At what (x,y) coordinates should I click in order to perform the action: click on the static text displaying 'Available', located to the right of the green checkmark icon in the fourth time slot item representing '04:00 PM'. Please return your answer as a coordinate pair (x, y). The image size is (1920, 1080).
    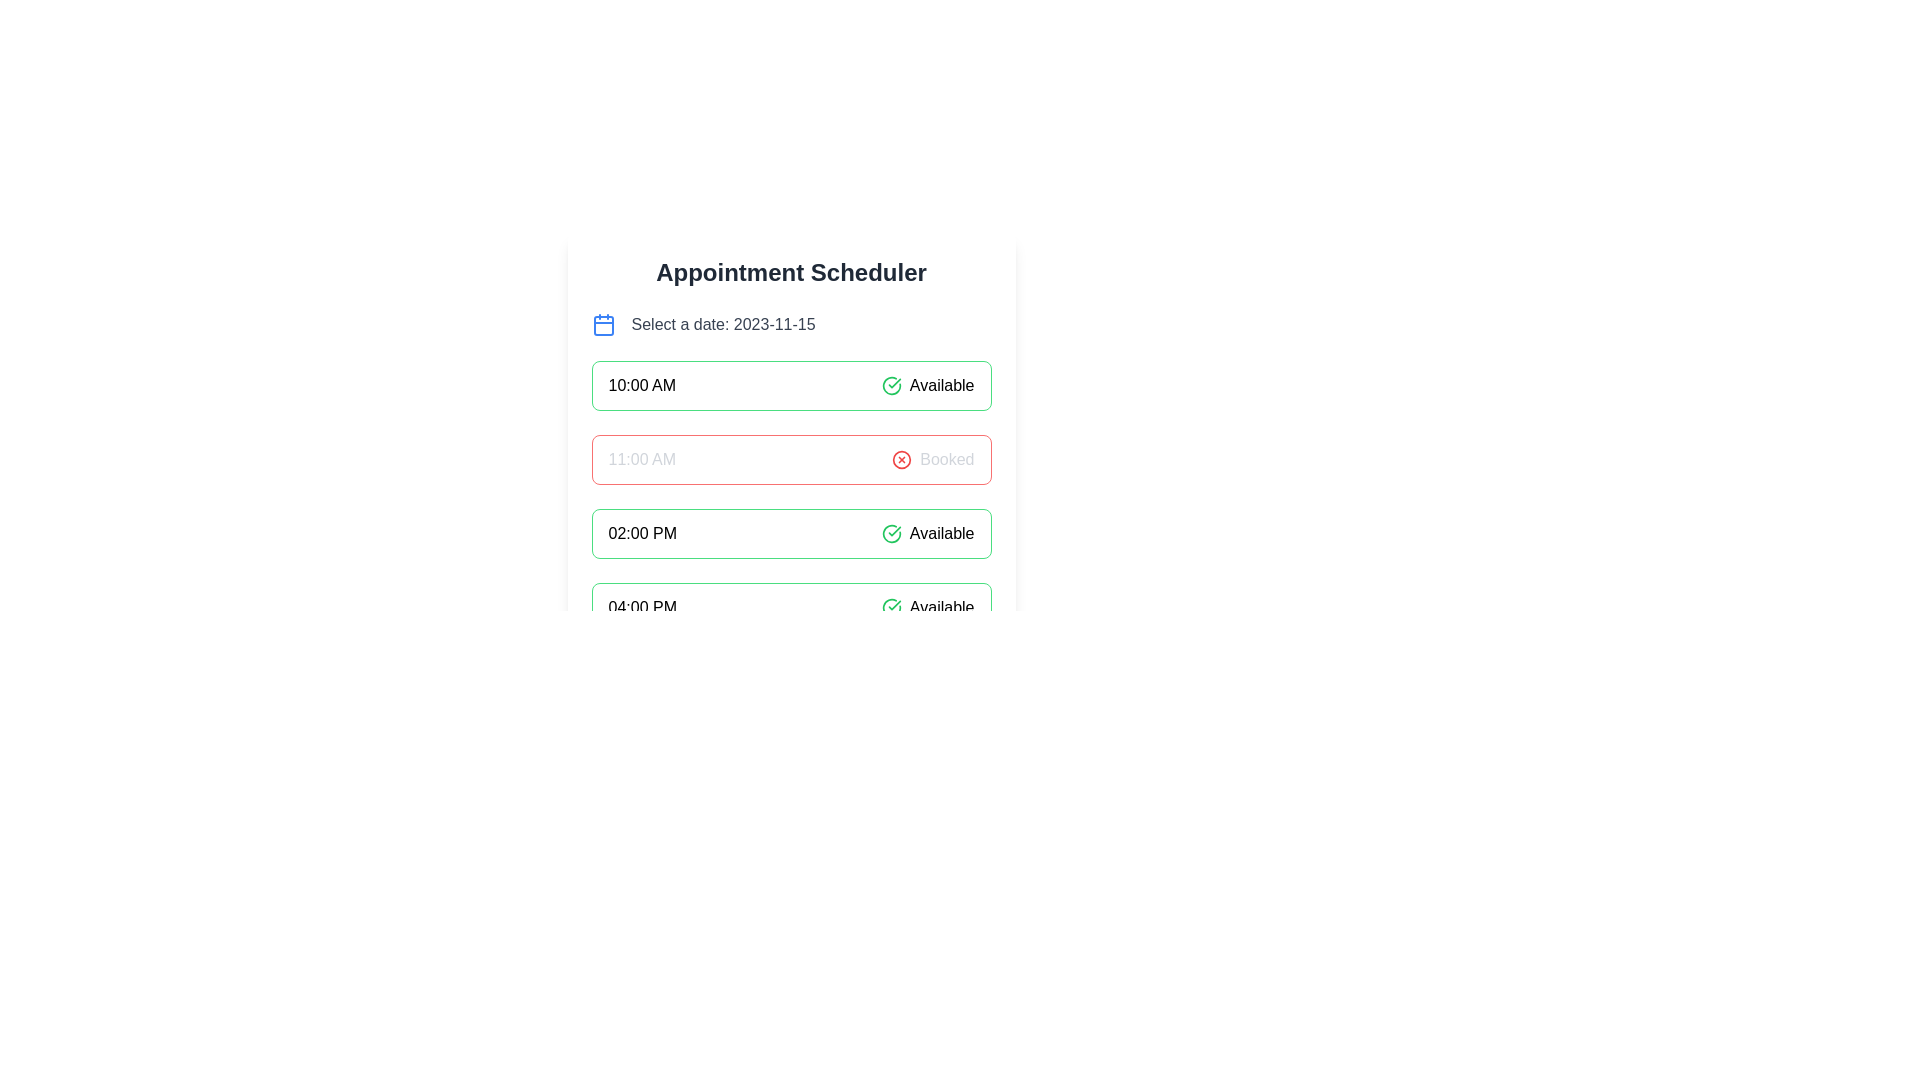
    Looking at the image, I should click on (941, 607).